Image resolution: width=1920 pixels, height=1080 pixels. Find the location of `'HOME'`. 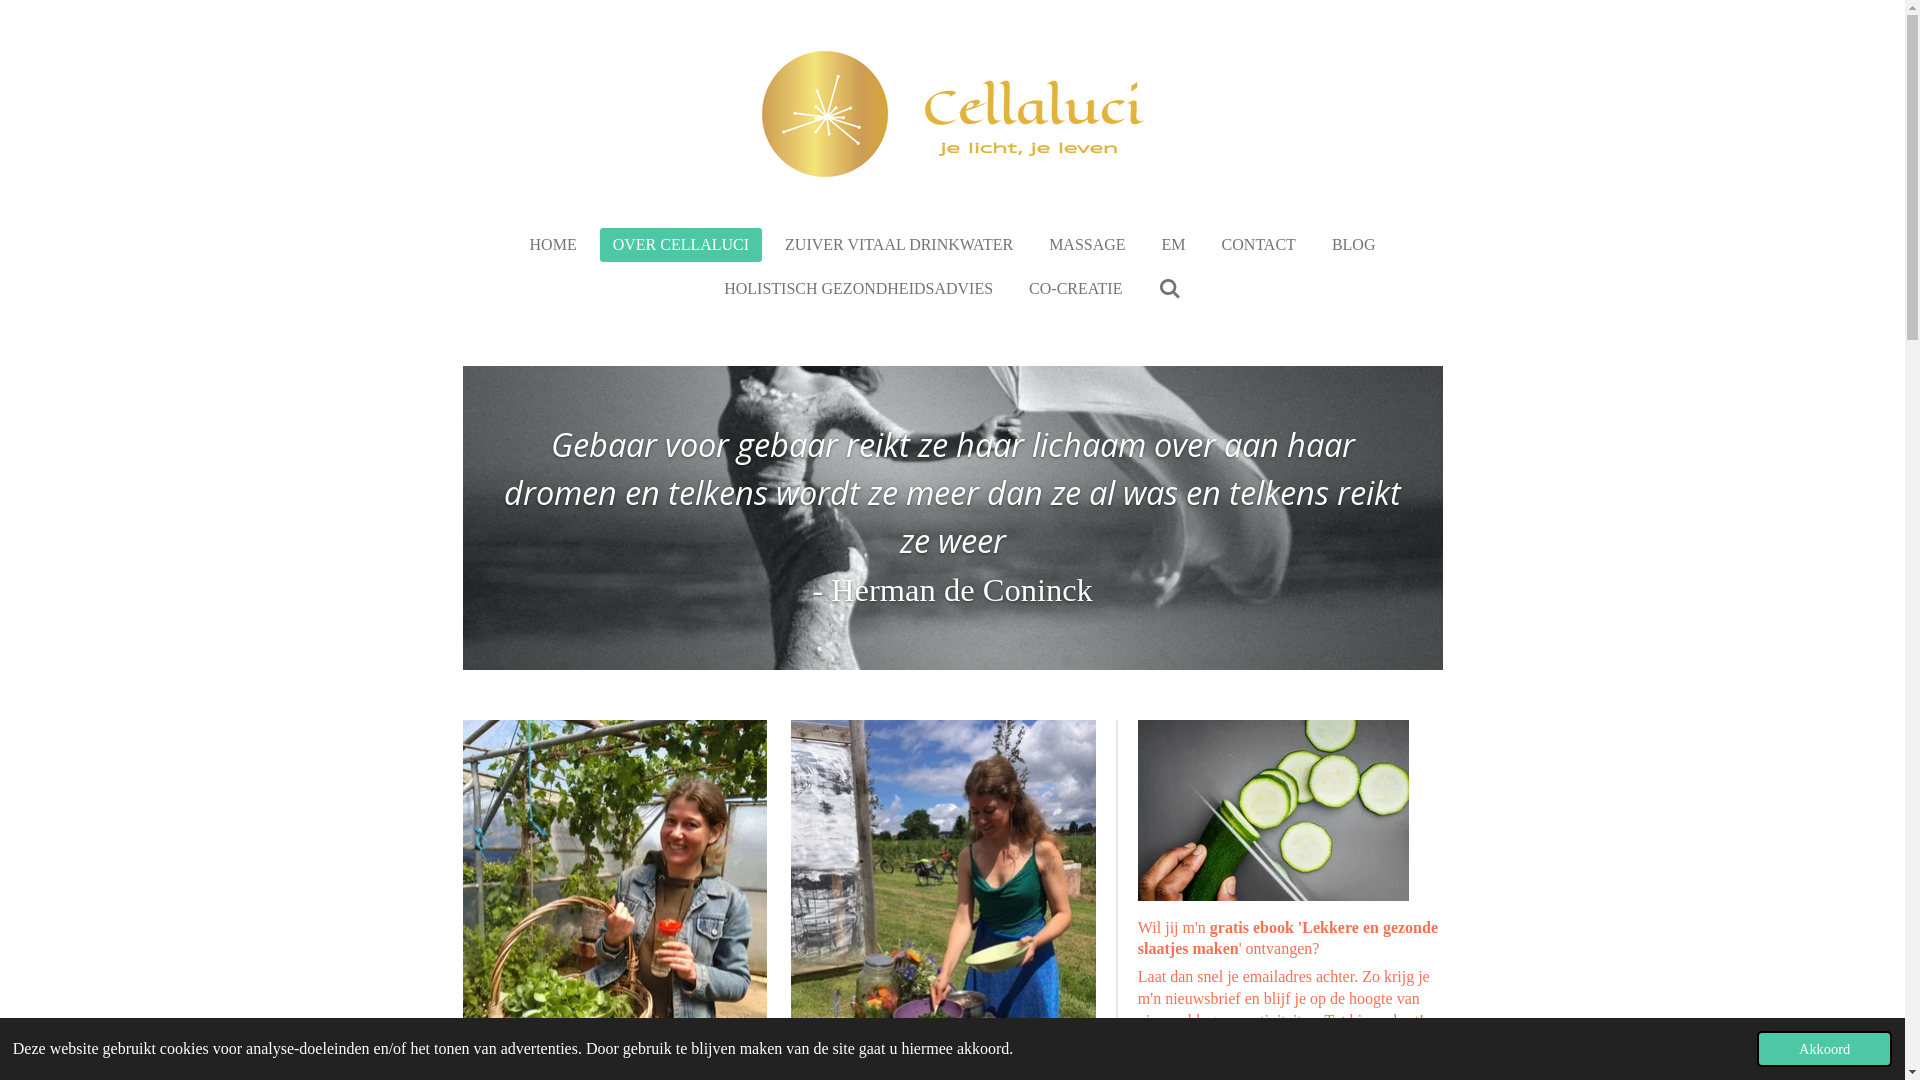

'HOME' is located at coordinates (553, 244).